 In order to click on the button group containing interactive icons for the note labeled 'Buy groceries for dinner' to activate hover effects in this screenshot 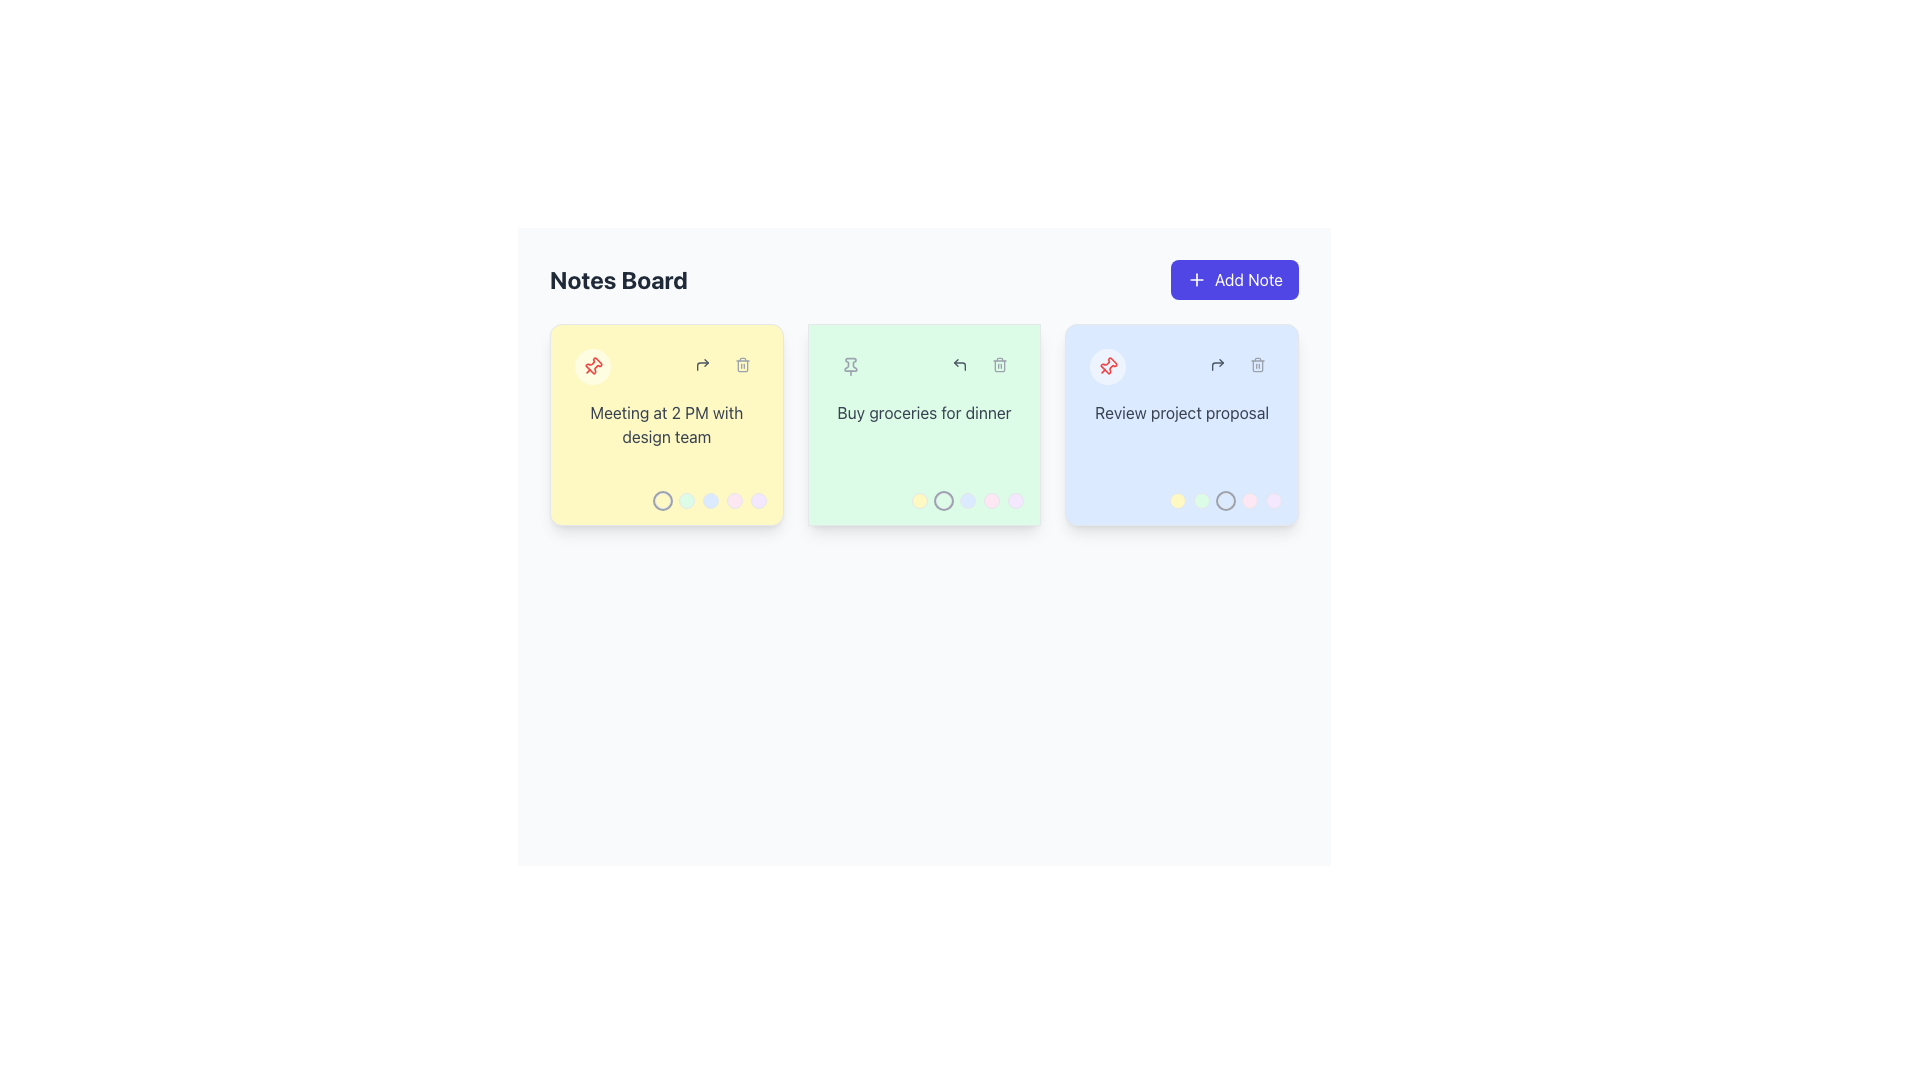, I will do `click(980, 365)`.